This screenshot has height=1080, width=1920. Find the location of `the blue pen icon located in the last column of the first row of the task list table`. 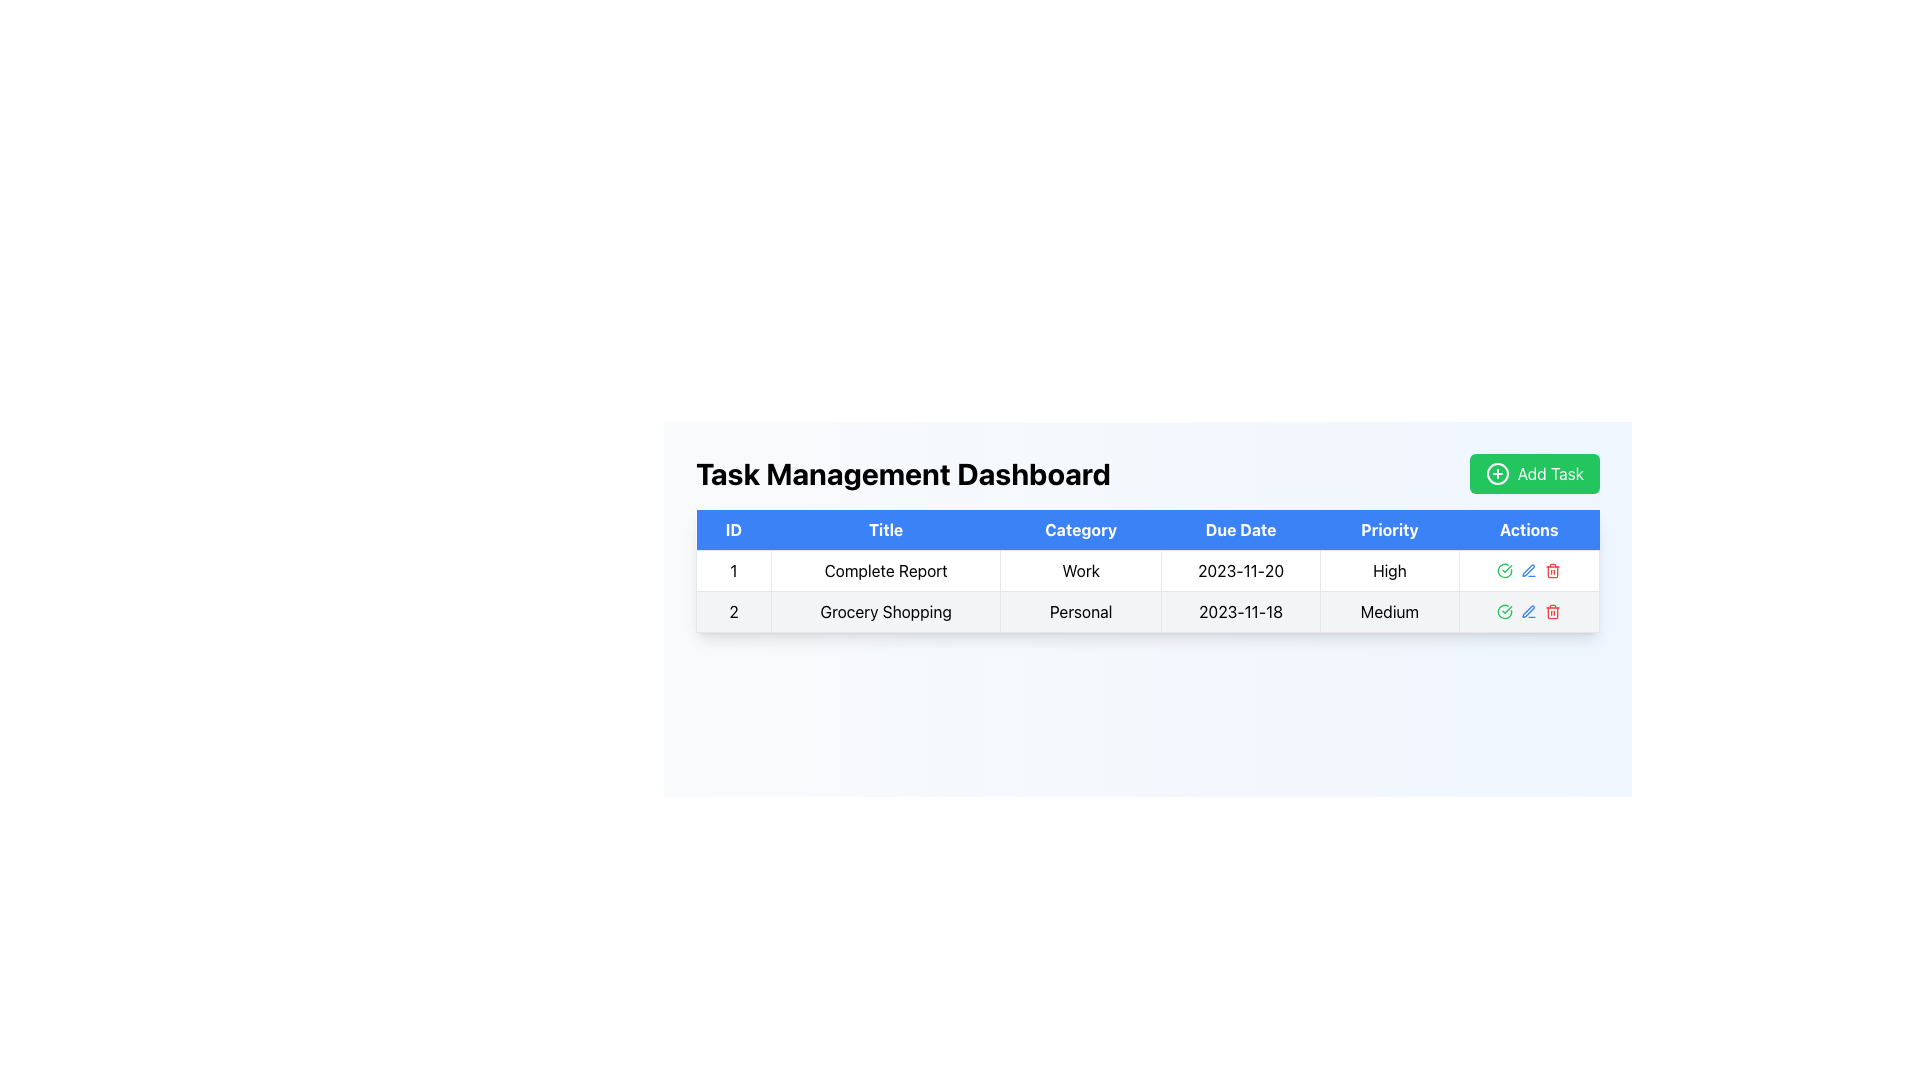

the blue pen icon located in the last column of the first row of the task list table is located at coordinates (1528, 570).